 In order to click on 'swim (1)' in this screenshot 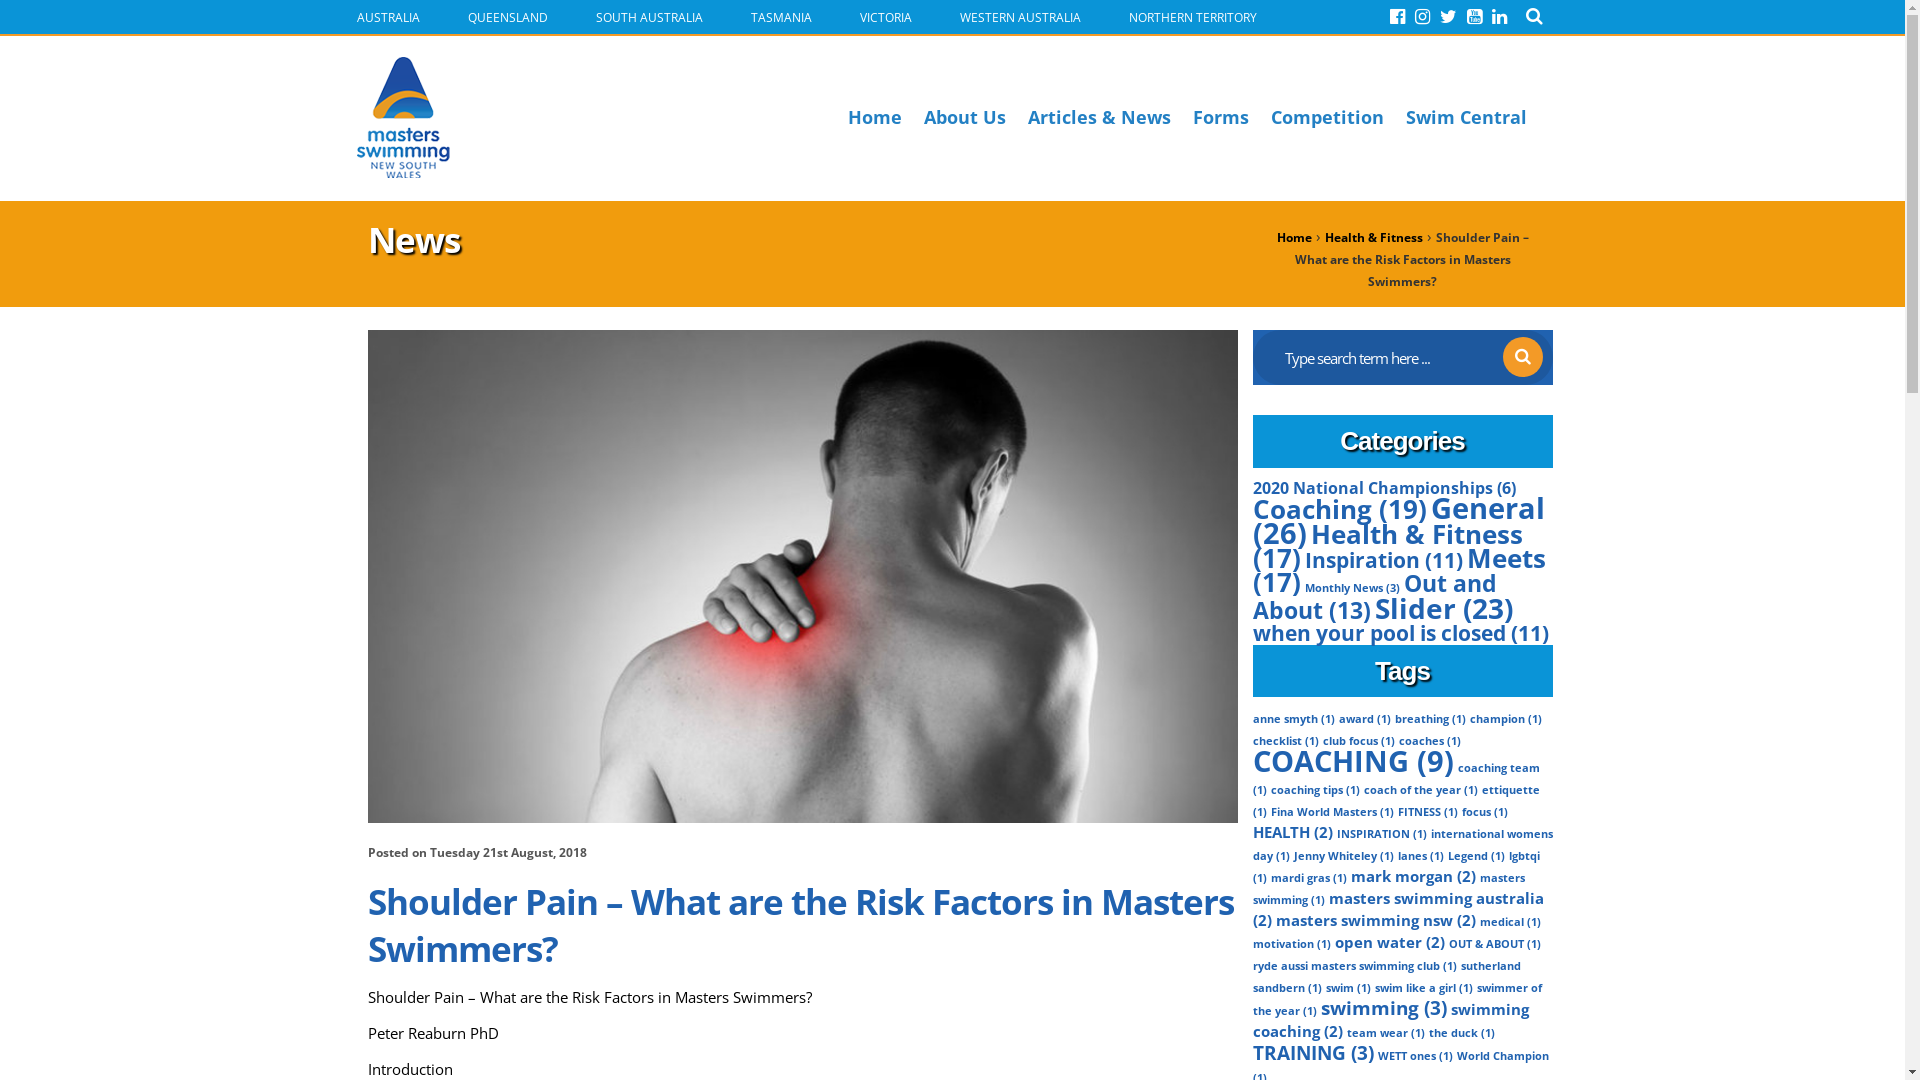, I will do `click(1348, 986)`.